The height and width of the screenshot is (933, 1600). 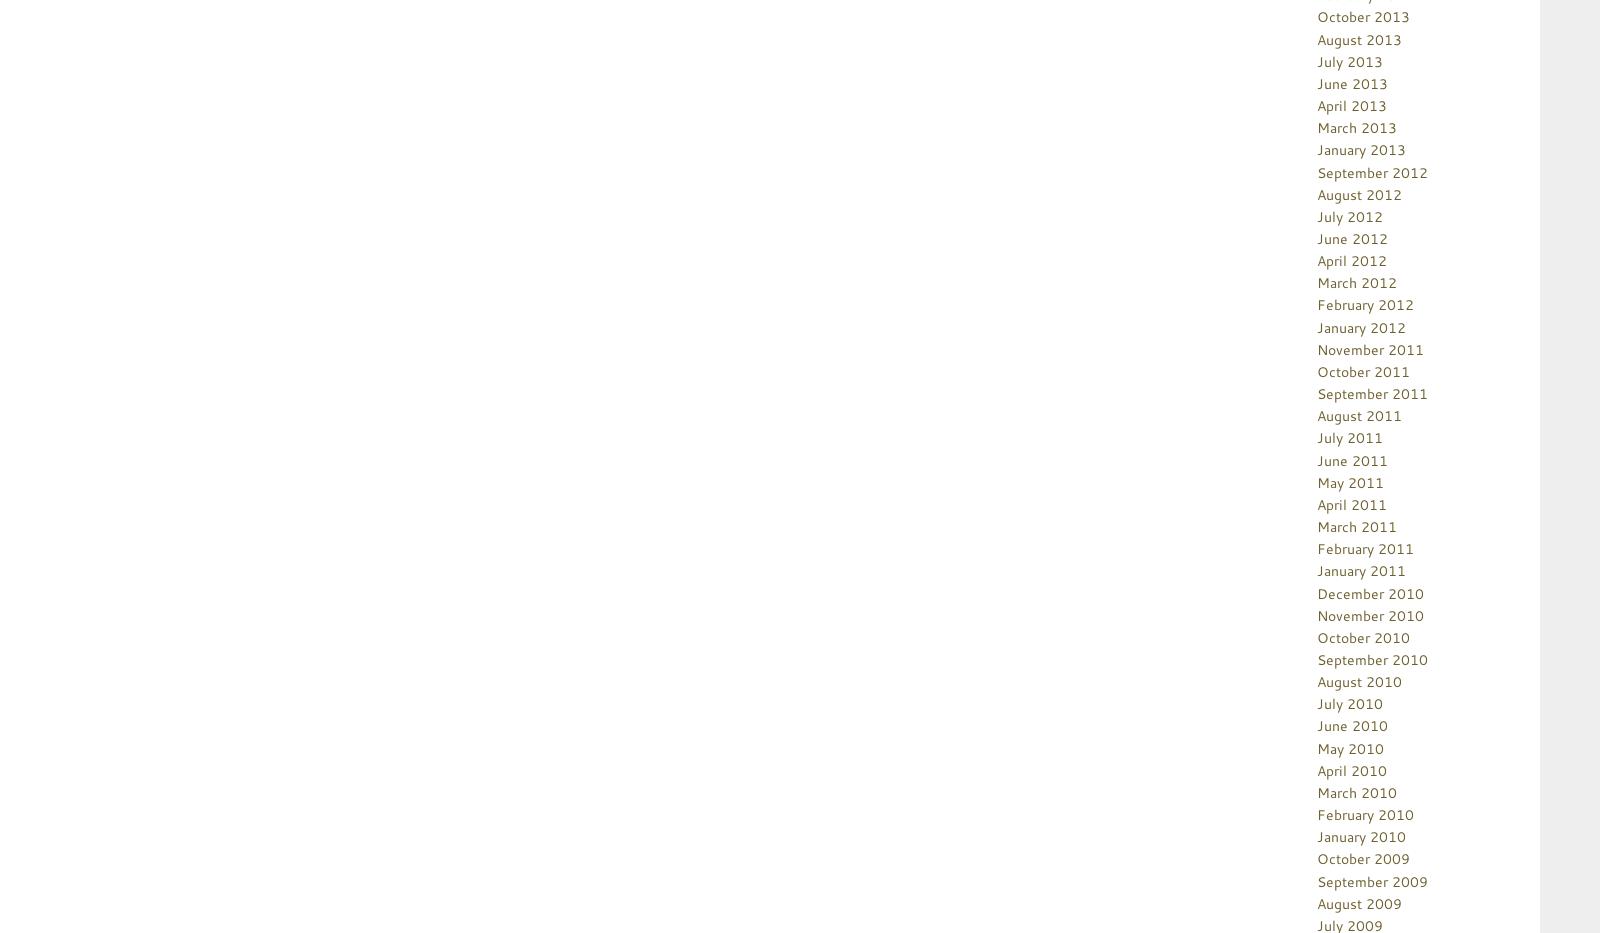 What do you see at coordinates (1315, 370) in the screenshot?
I see `'October 2011'` at bounding box center [1315, 370].